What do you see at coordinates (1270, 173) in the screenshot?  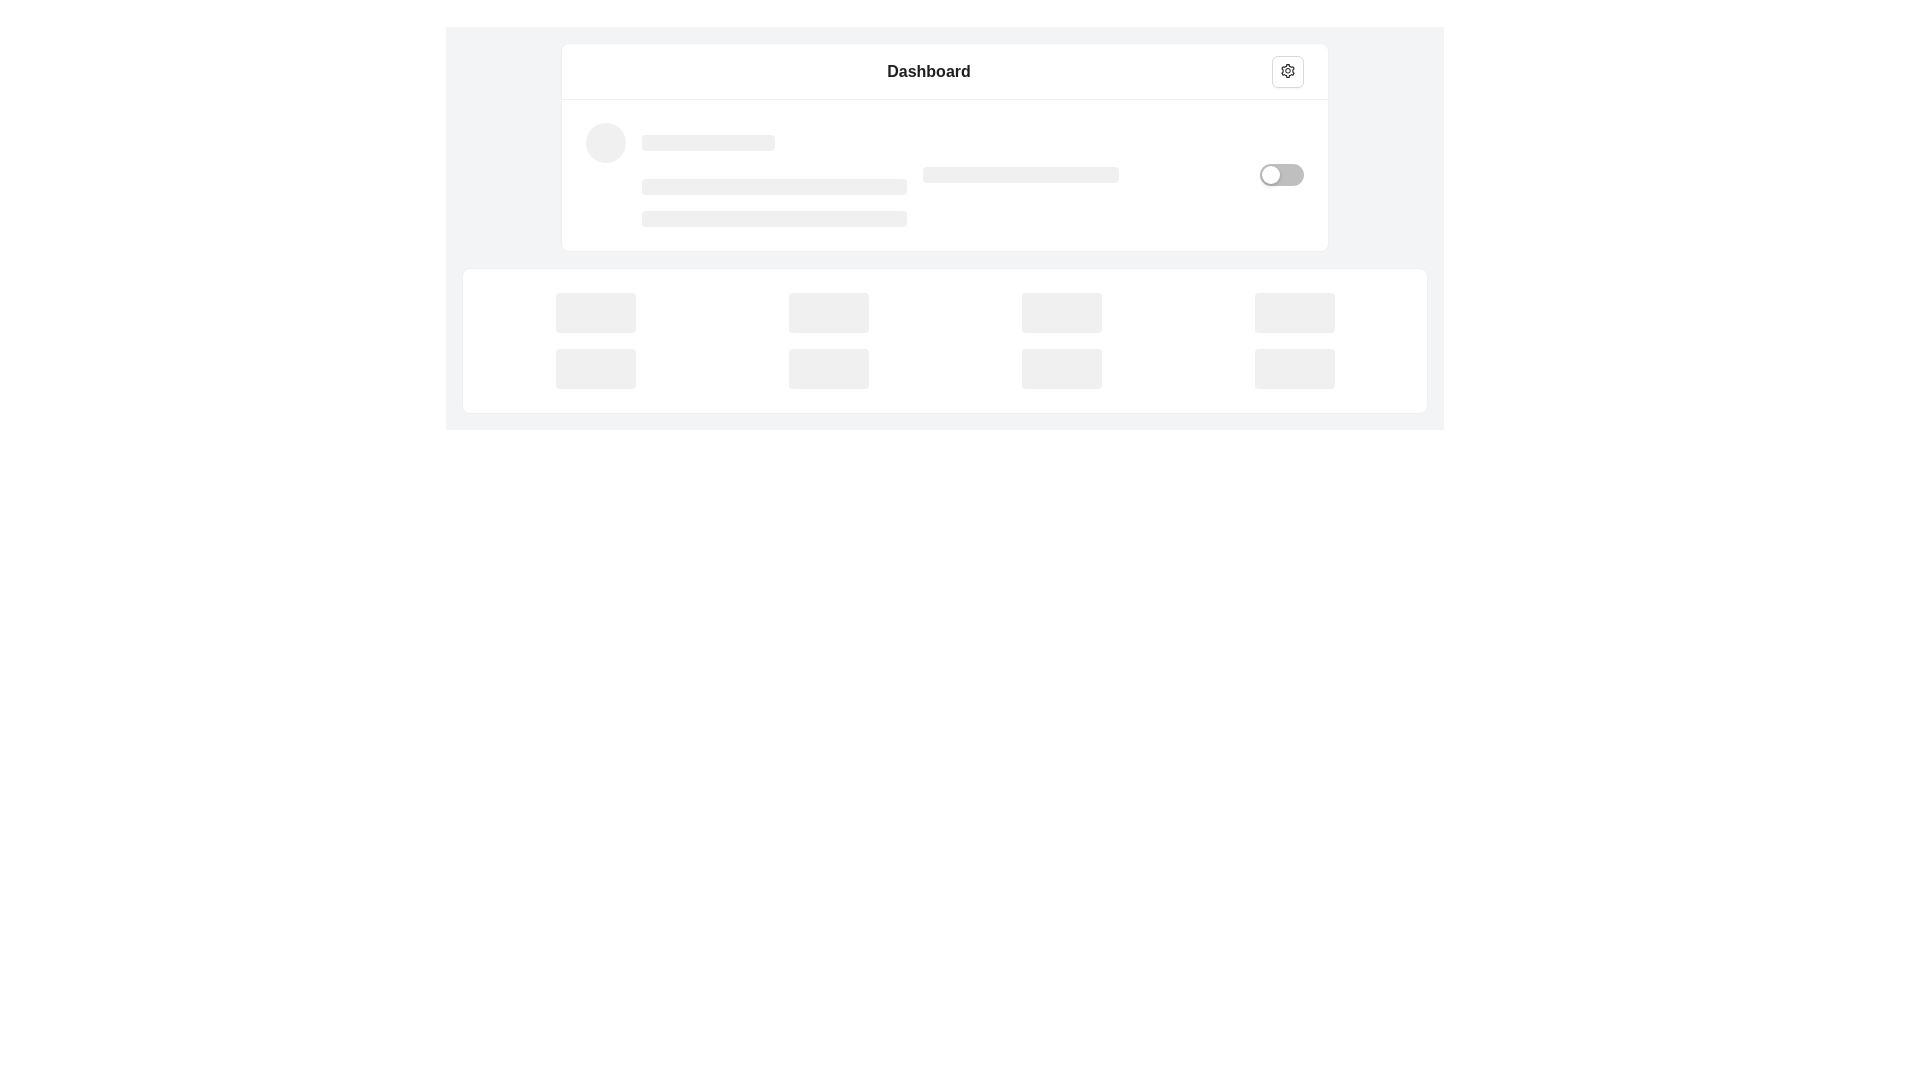 I see `the circular toggle switch handle located at the top-right corner of the switch component` at bounding box center [1270, 173].